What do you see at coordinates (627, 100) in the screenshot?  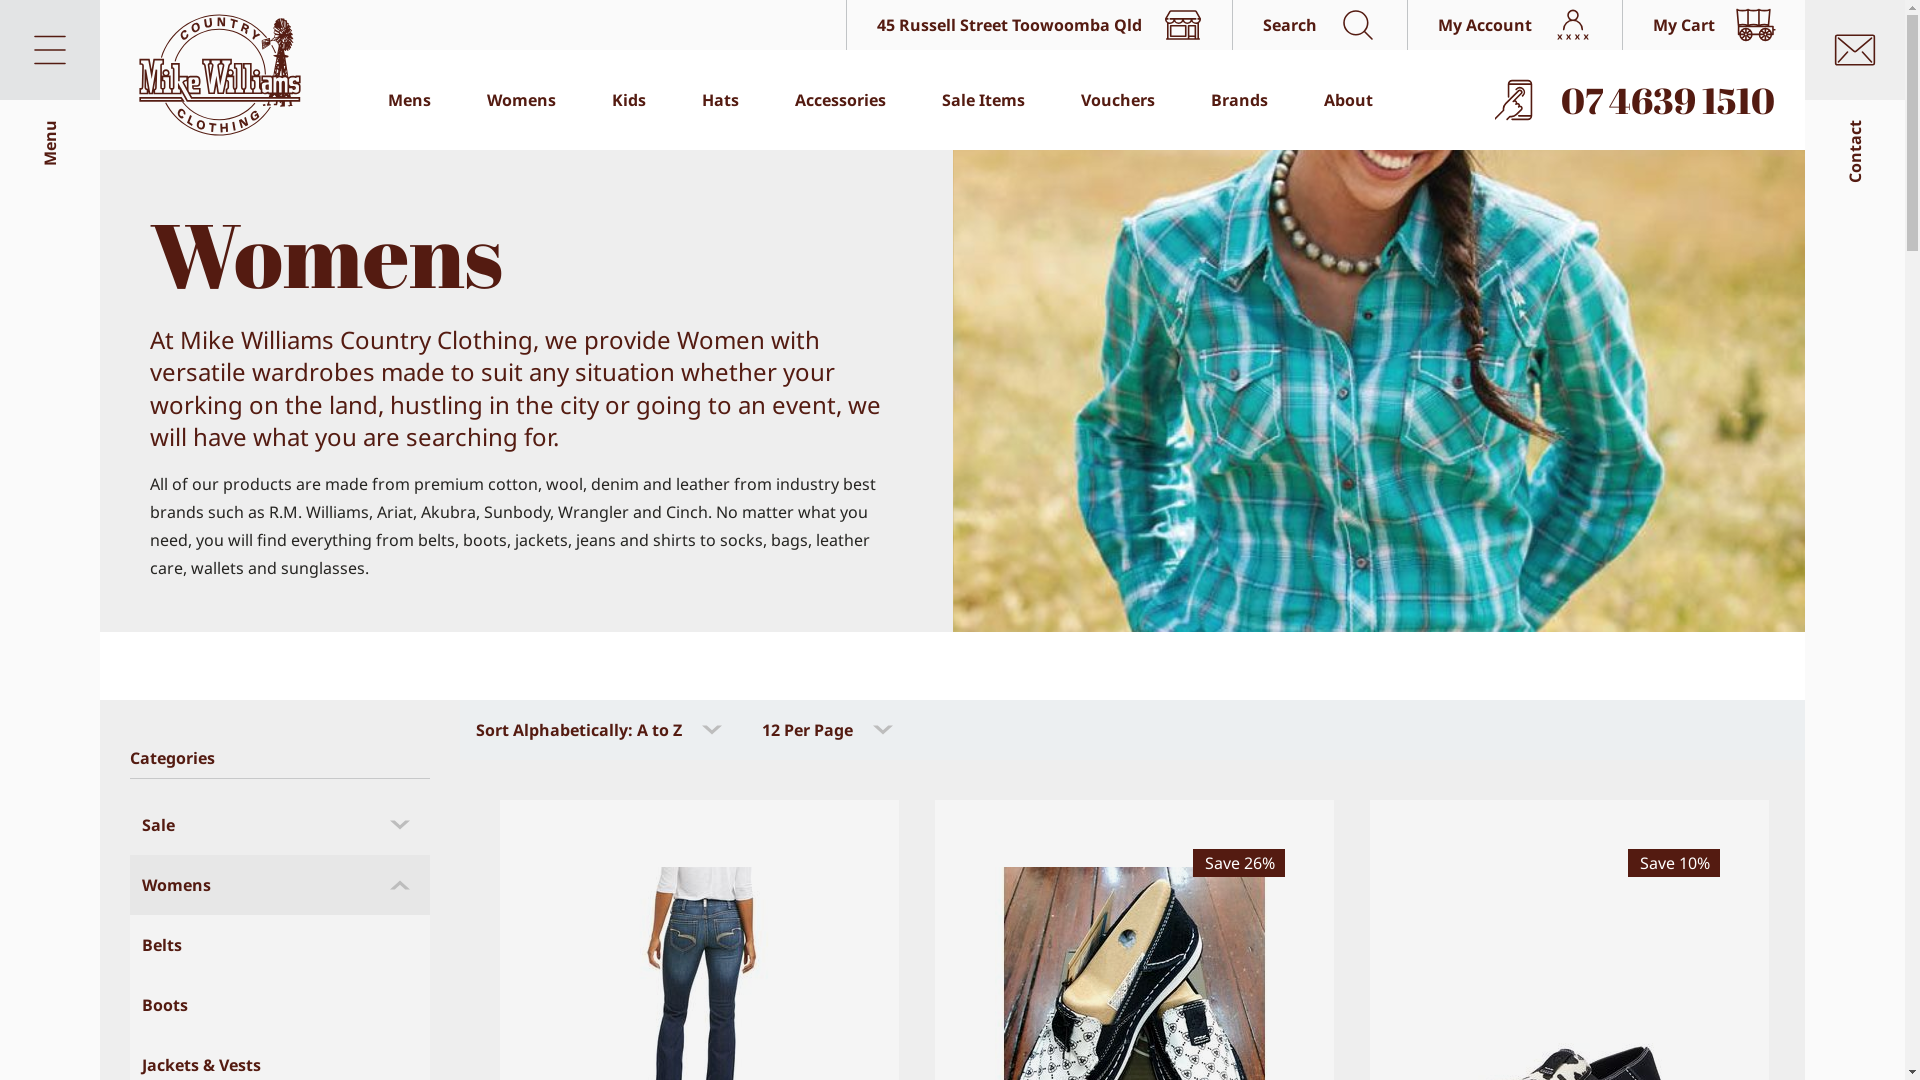 I see `'Kids'` at bounding box center [627, 100].